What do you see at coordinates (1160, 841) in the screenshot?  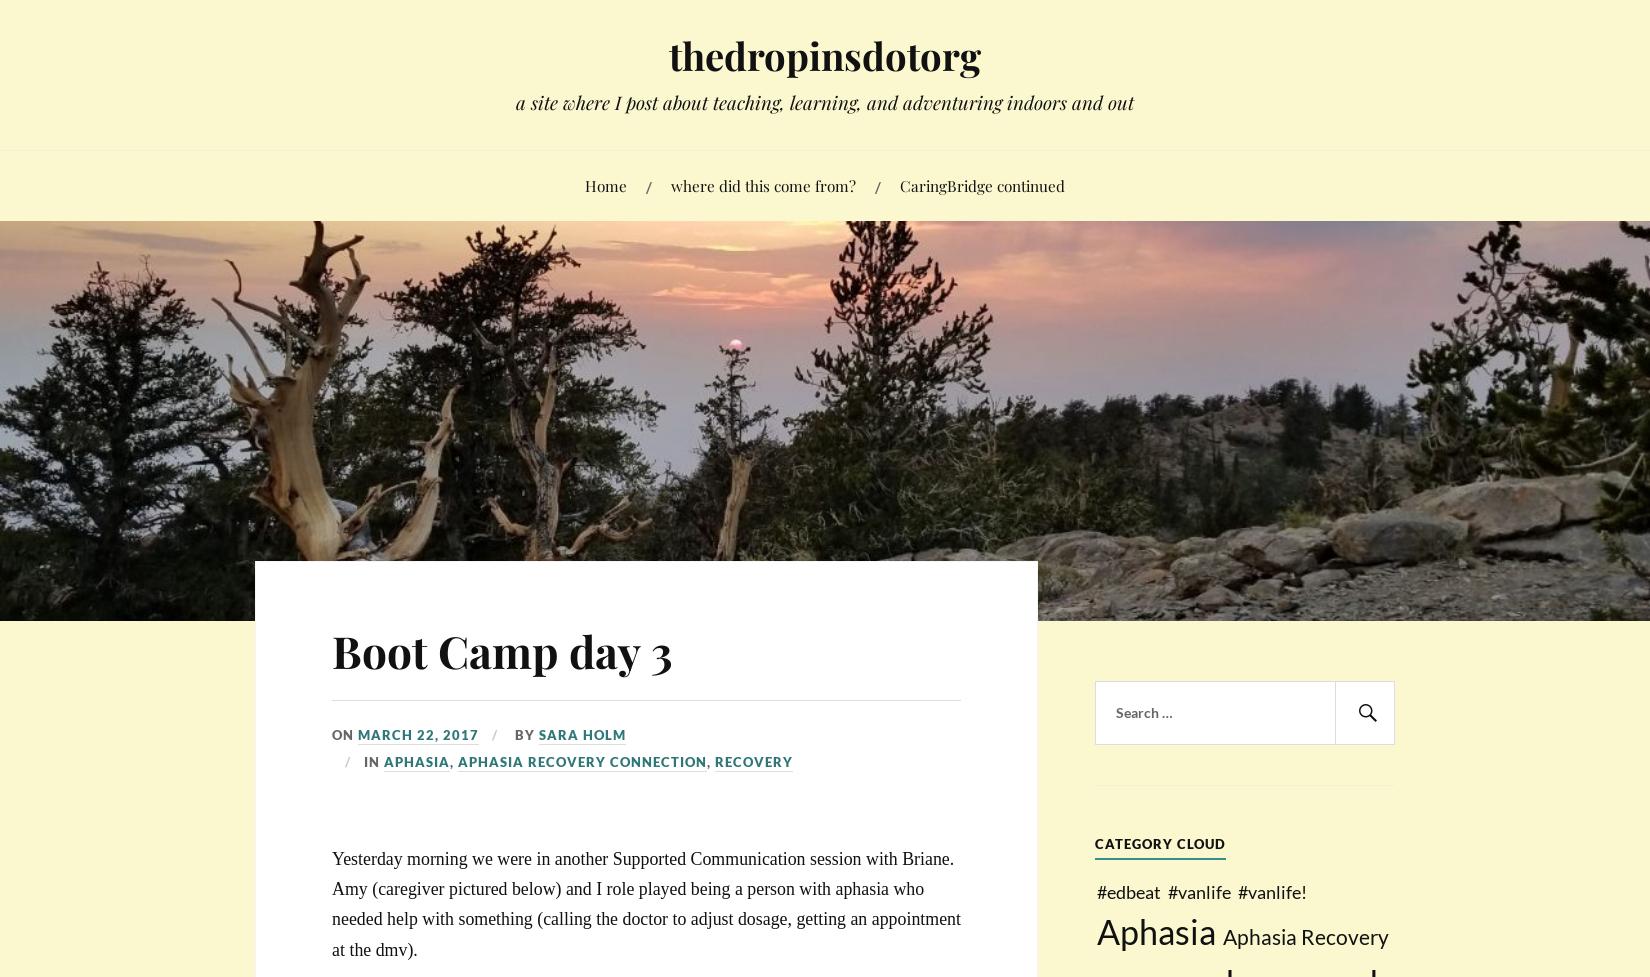 I see `'Category Cloud'` at bounding box center [1160, 841].